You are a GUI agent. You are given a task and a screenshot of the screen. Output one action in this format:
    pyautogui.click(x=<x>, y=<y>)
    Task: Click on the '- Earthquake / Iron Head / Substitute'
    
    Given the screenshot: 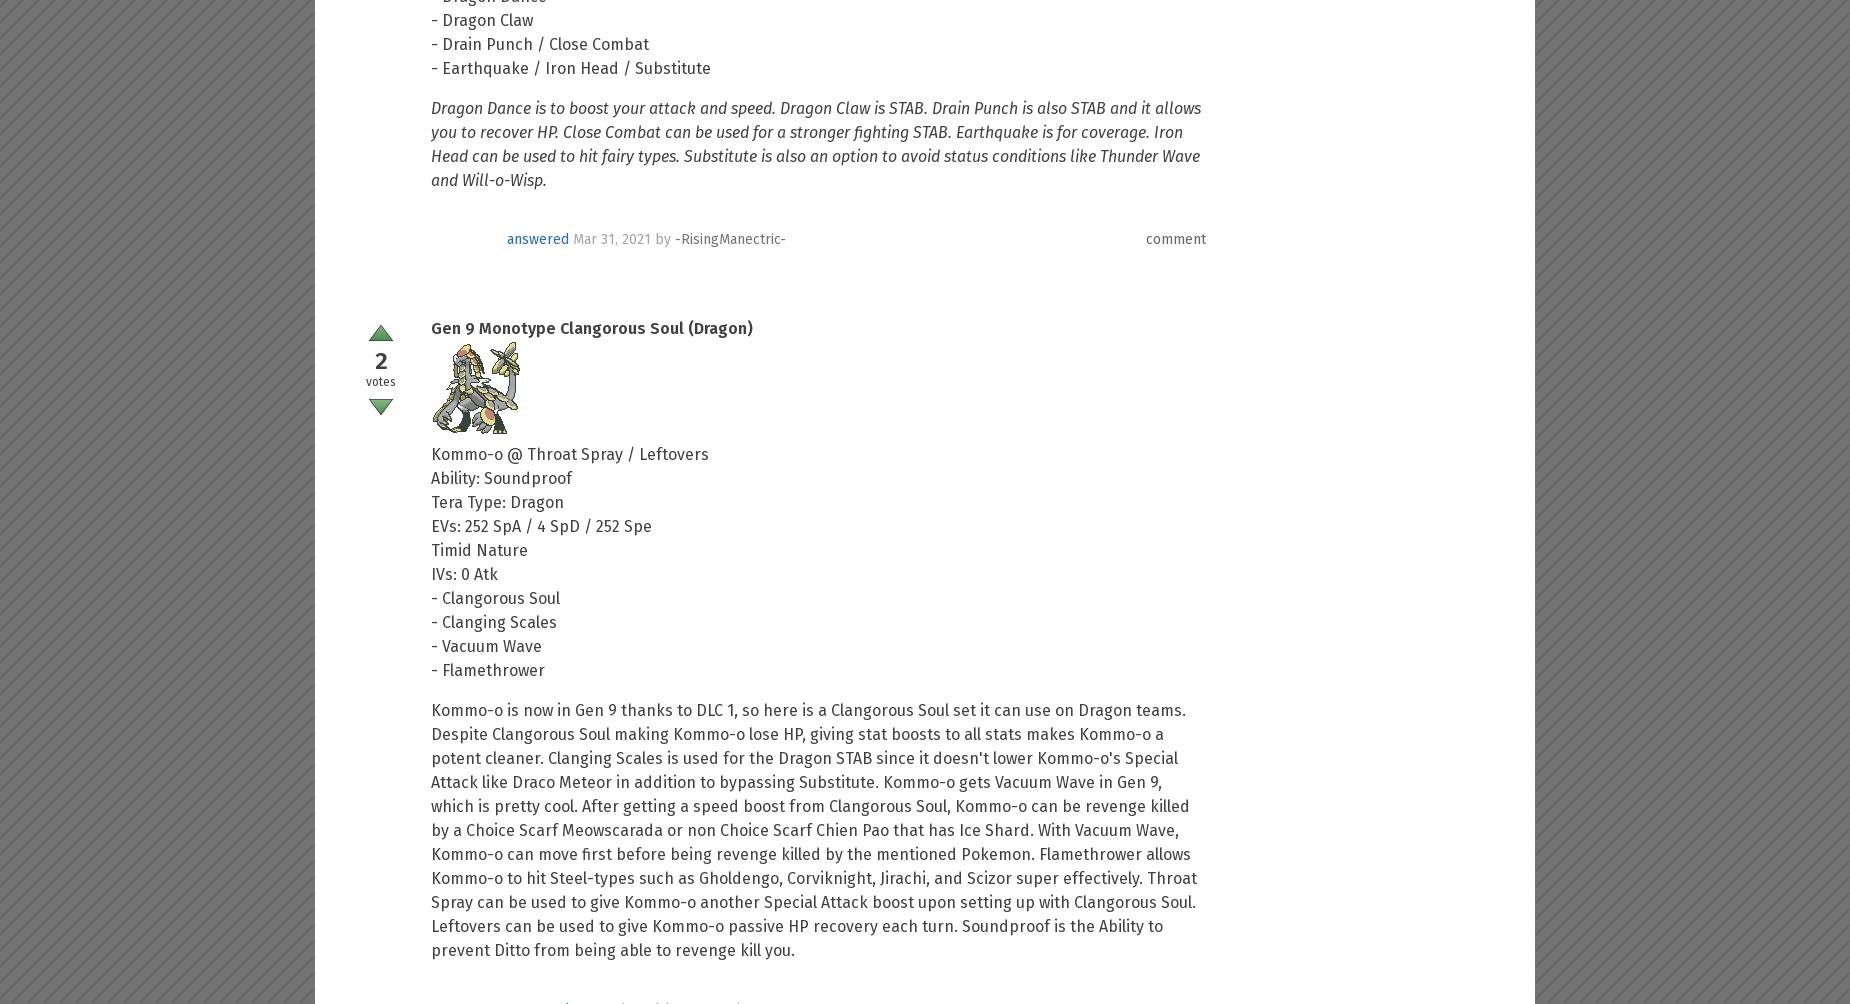 What is the action you would take?
    pyautogui.click(x=570, y=68)
    